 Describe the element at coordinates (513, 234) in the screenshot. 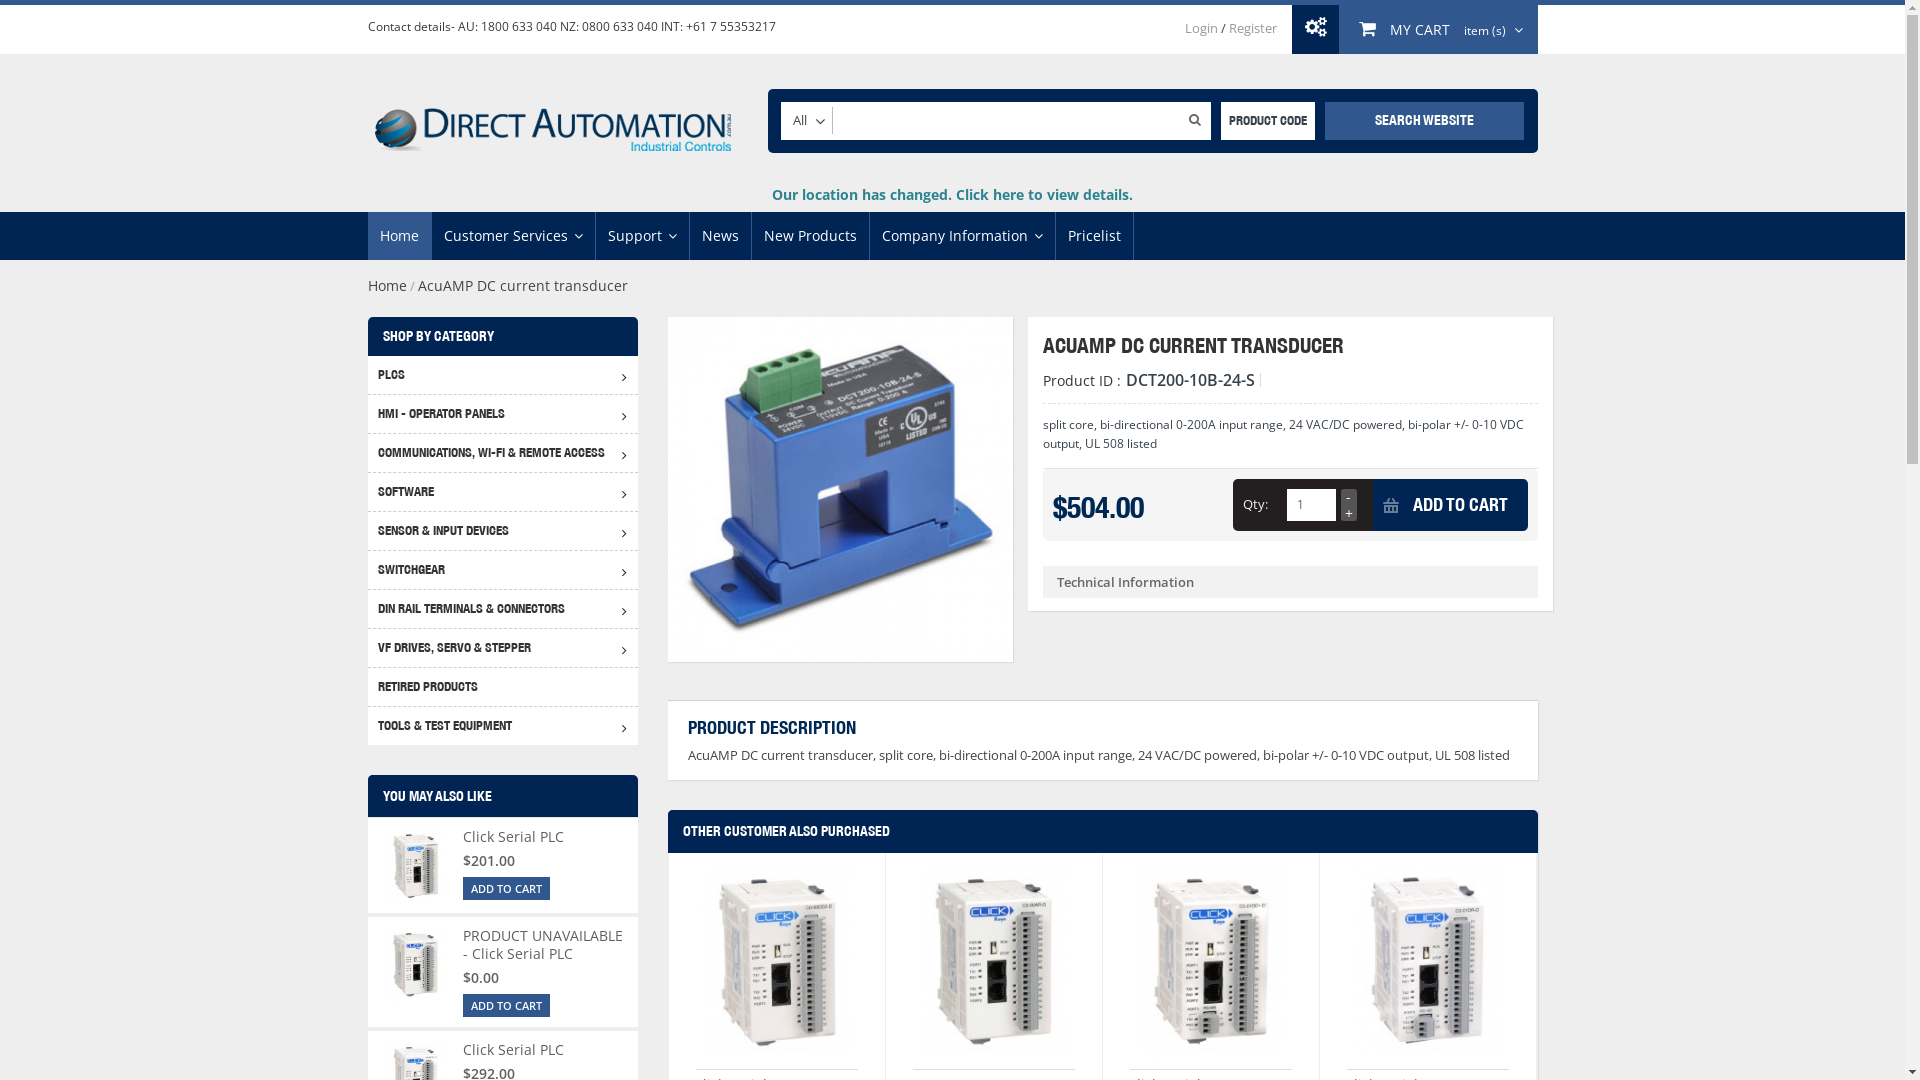

I see `'Customer Services'` at that location.